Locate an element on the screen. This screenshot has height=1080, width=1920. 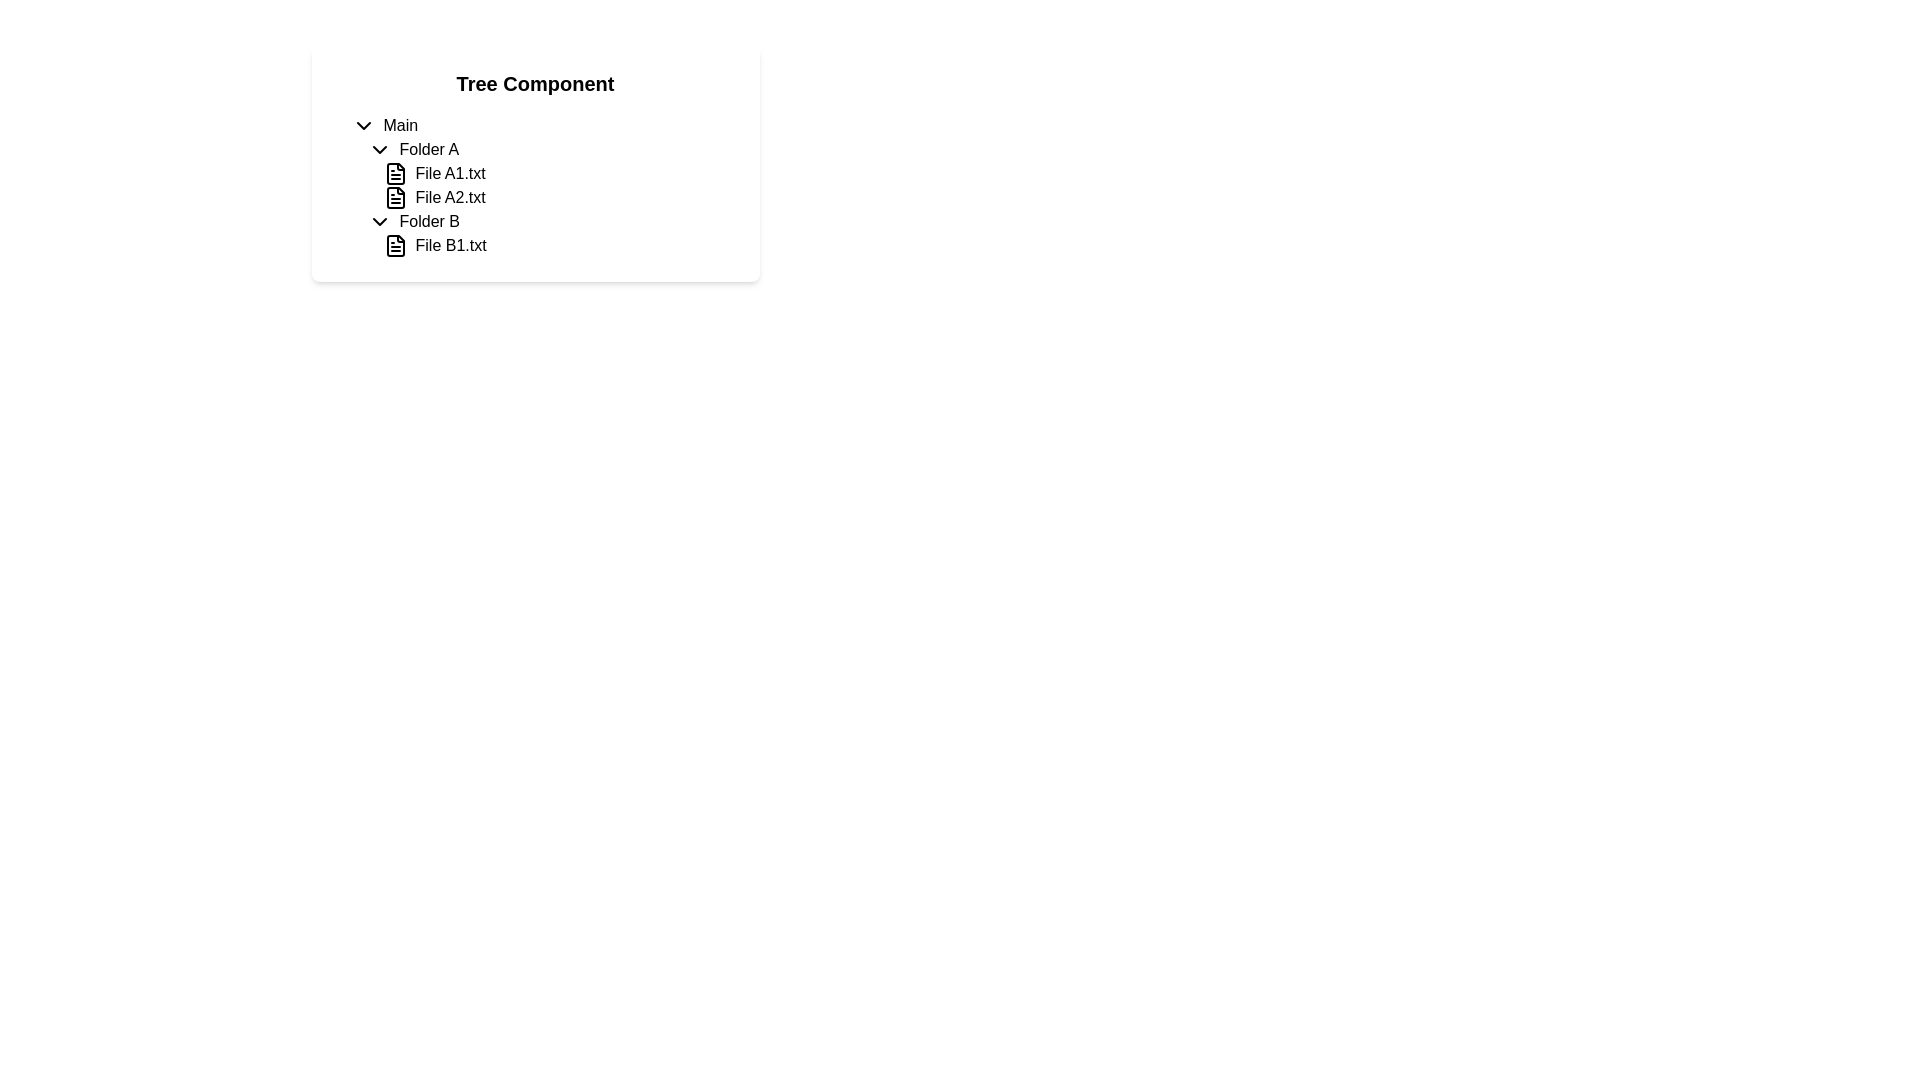
the text label indicating the file named 'File A2.txt' located as the second element under 'Folder A' in the tree structure on the left-hand pane is located at coordinates (449, 197).